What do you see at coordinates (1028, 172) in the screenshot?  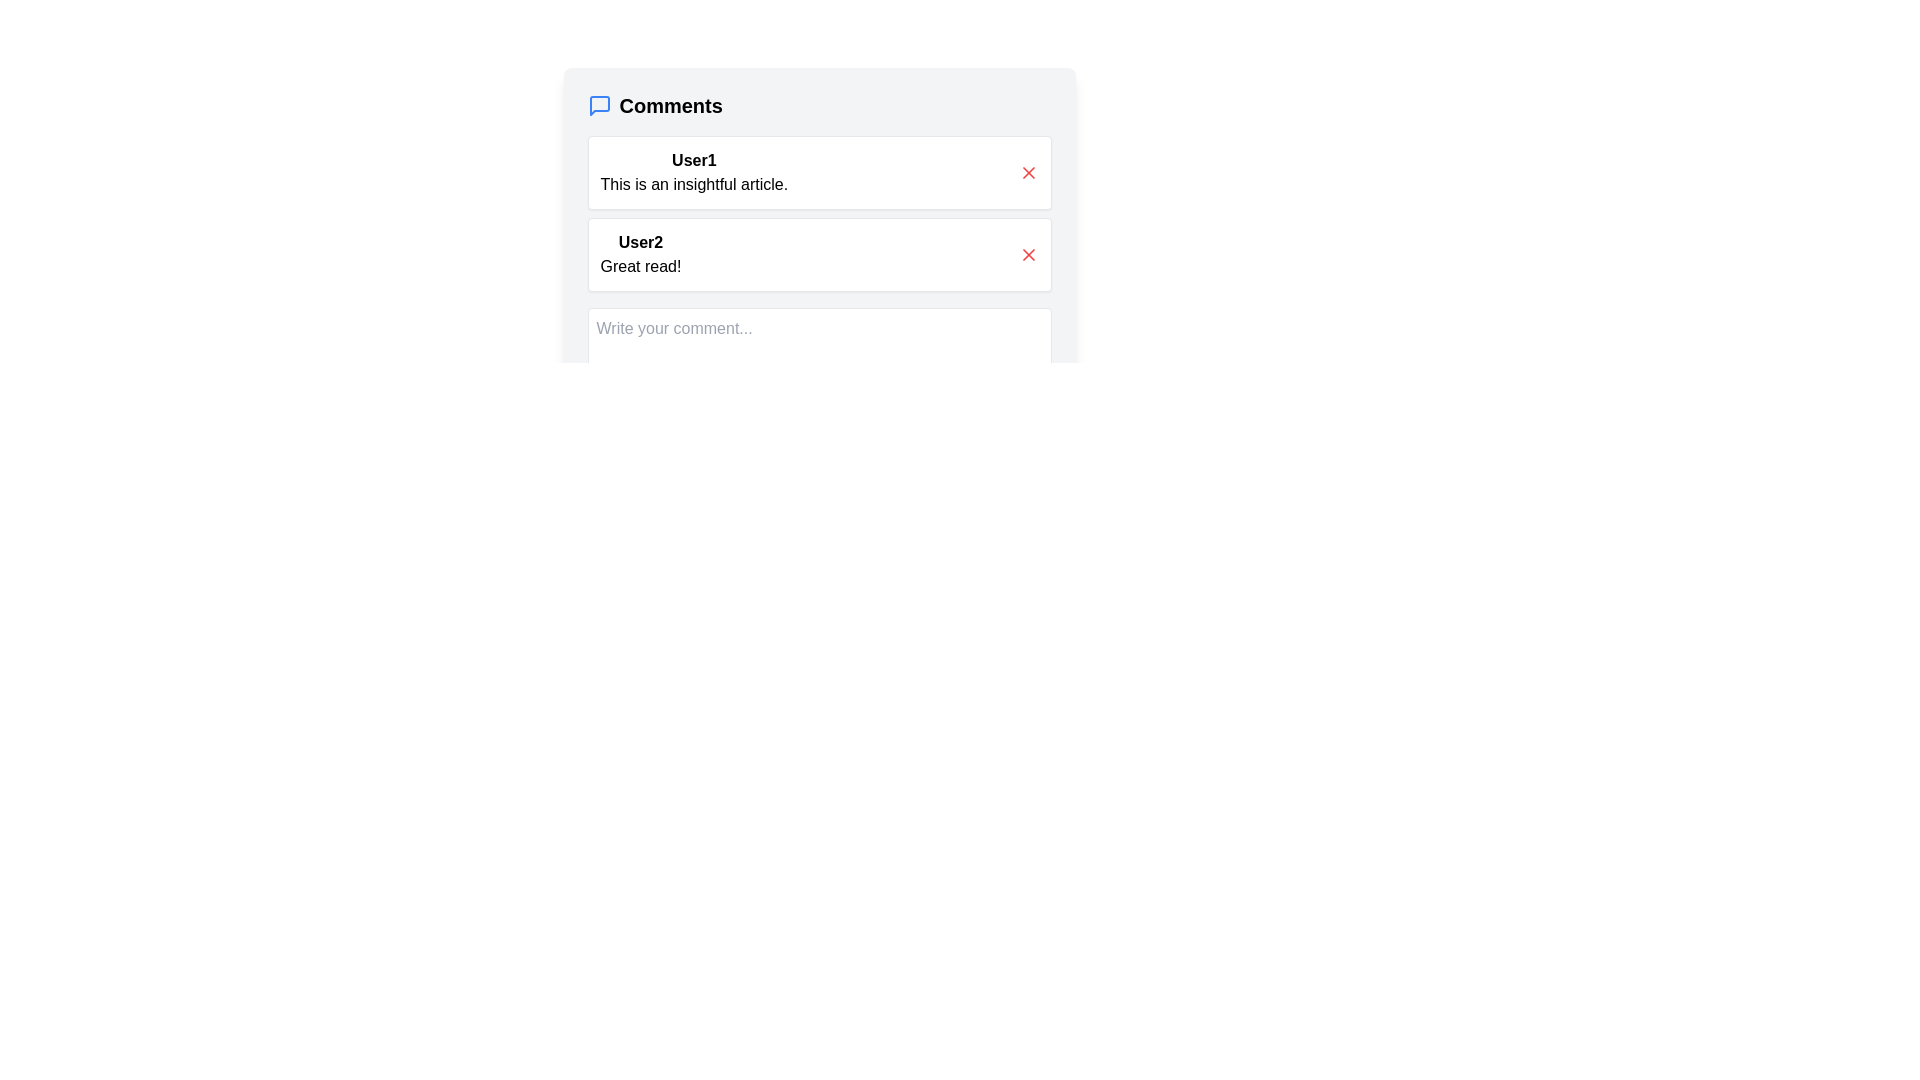 I see `the delete icon located in the top-right corner of 'User1' comment` at bounding box center [1028, 172].